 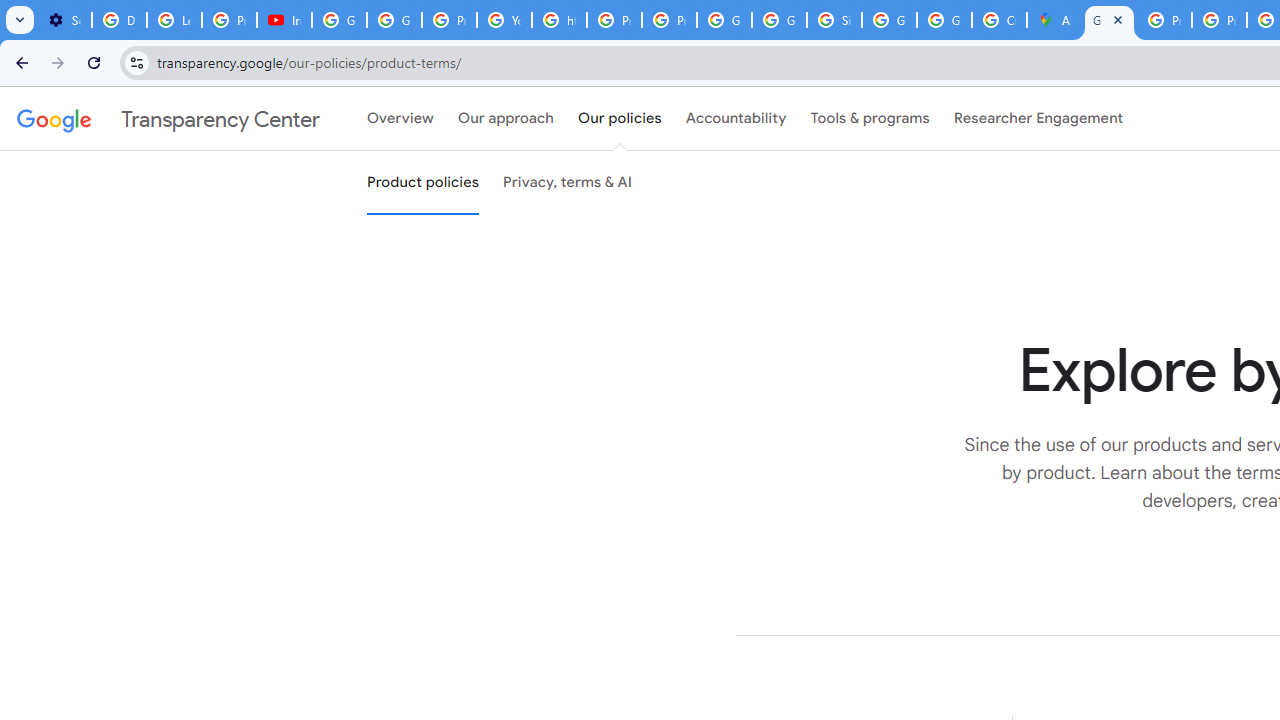 I want to click on 'Accountability', so click(x=735, y=119).